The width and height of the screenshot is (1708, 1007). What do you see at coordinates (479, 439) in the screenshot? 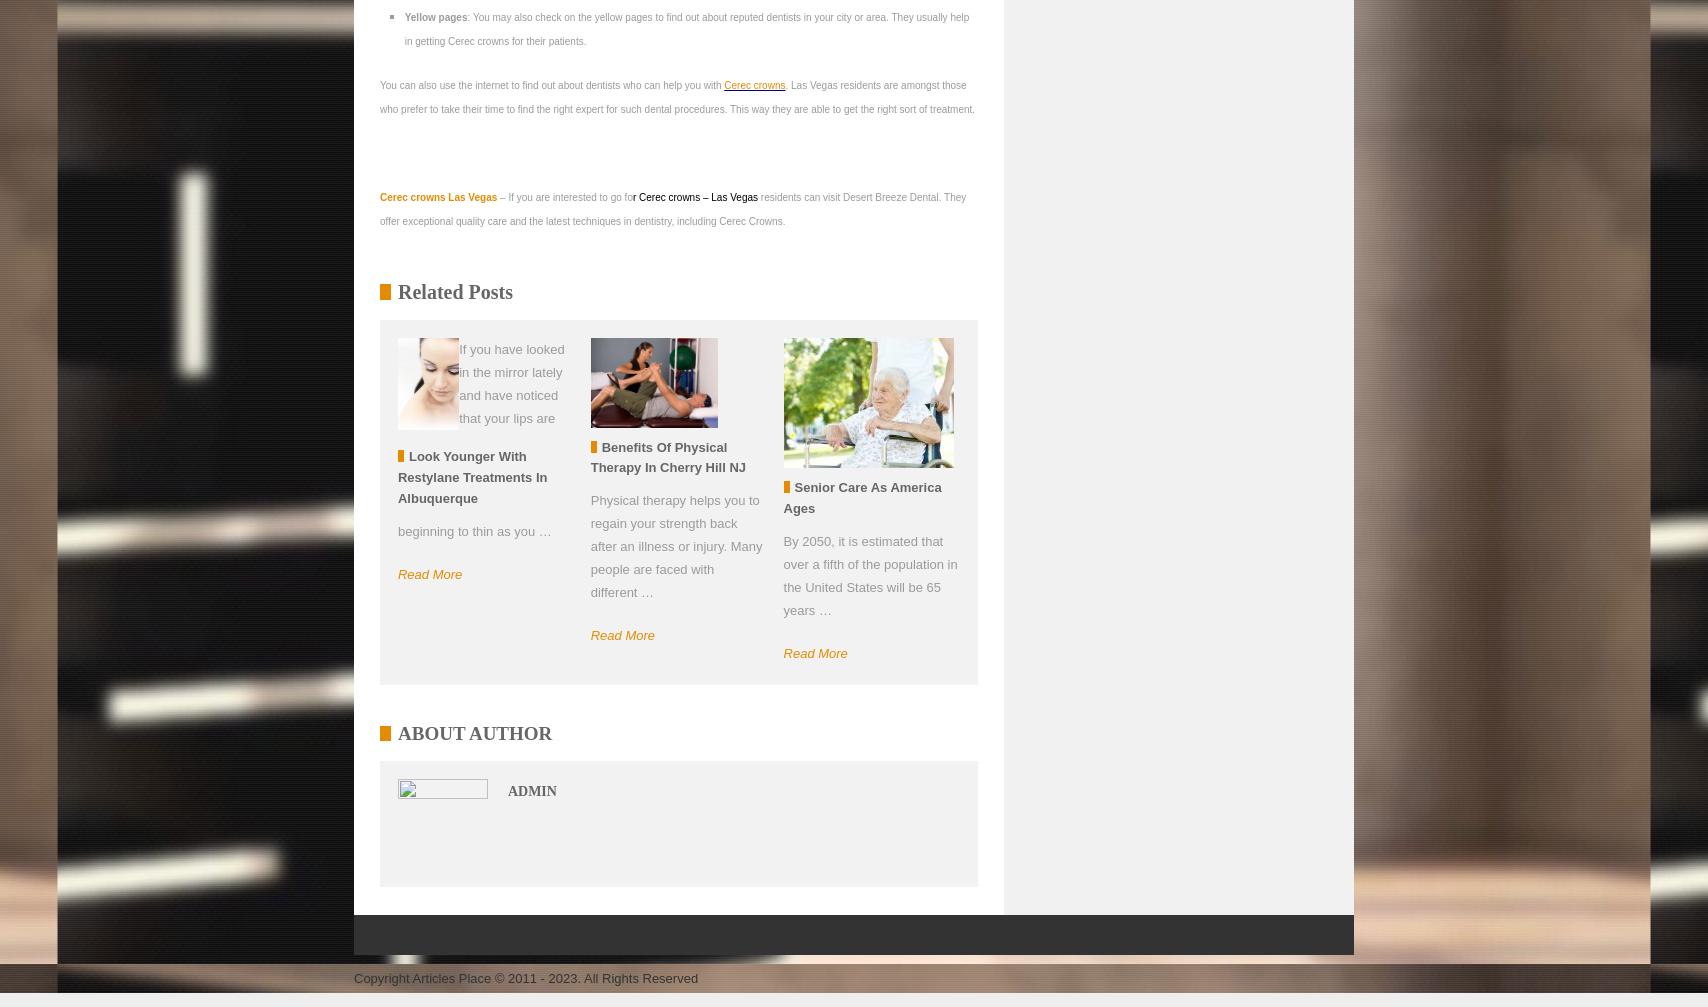
I see `'If you have looked in the mirror lately and have noticed that your lips are beginning to thin as you …'` at bounding box center [479, 439].